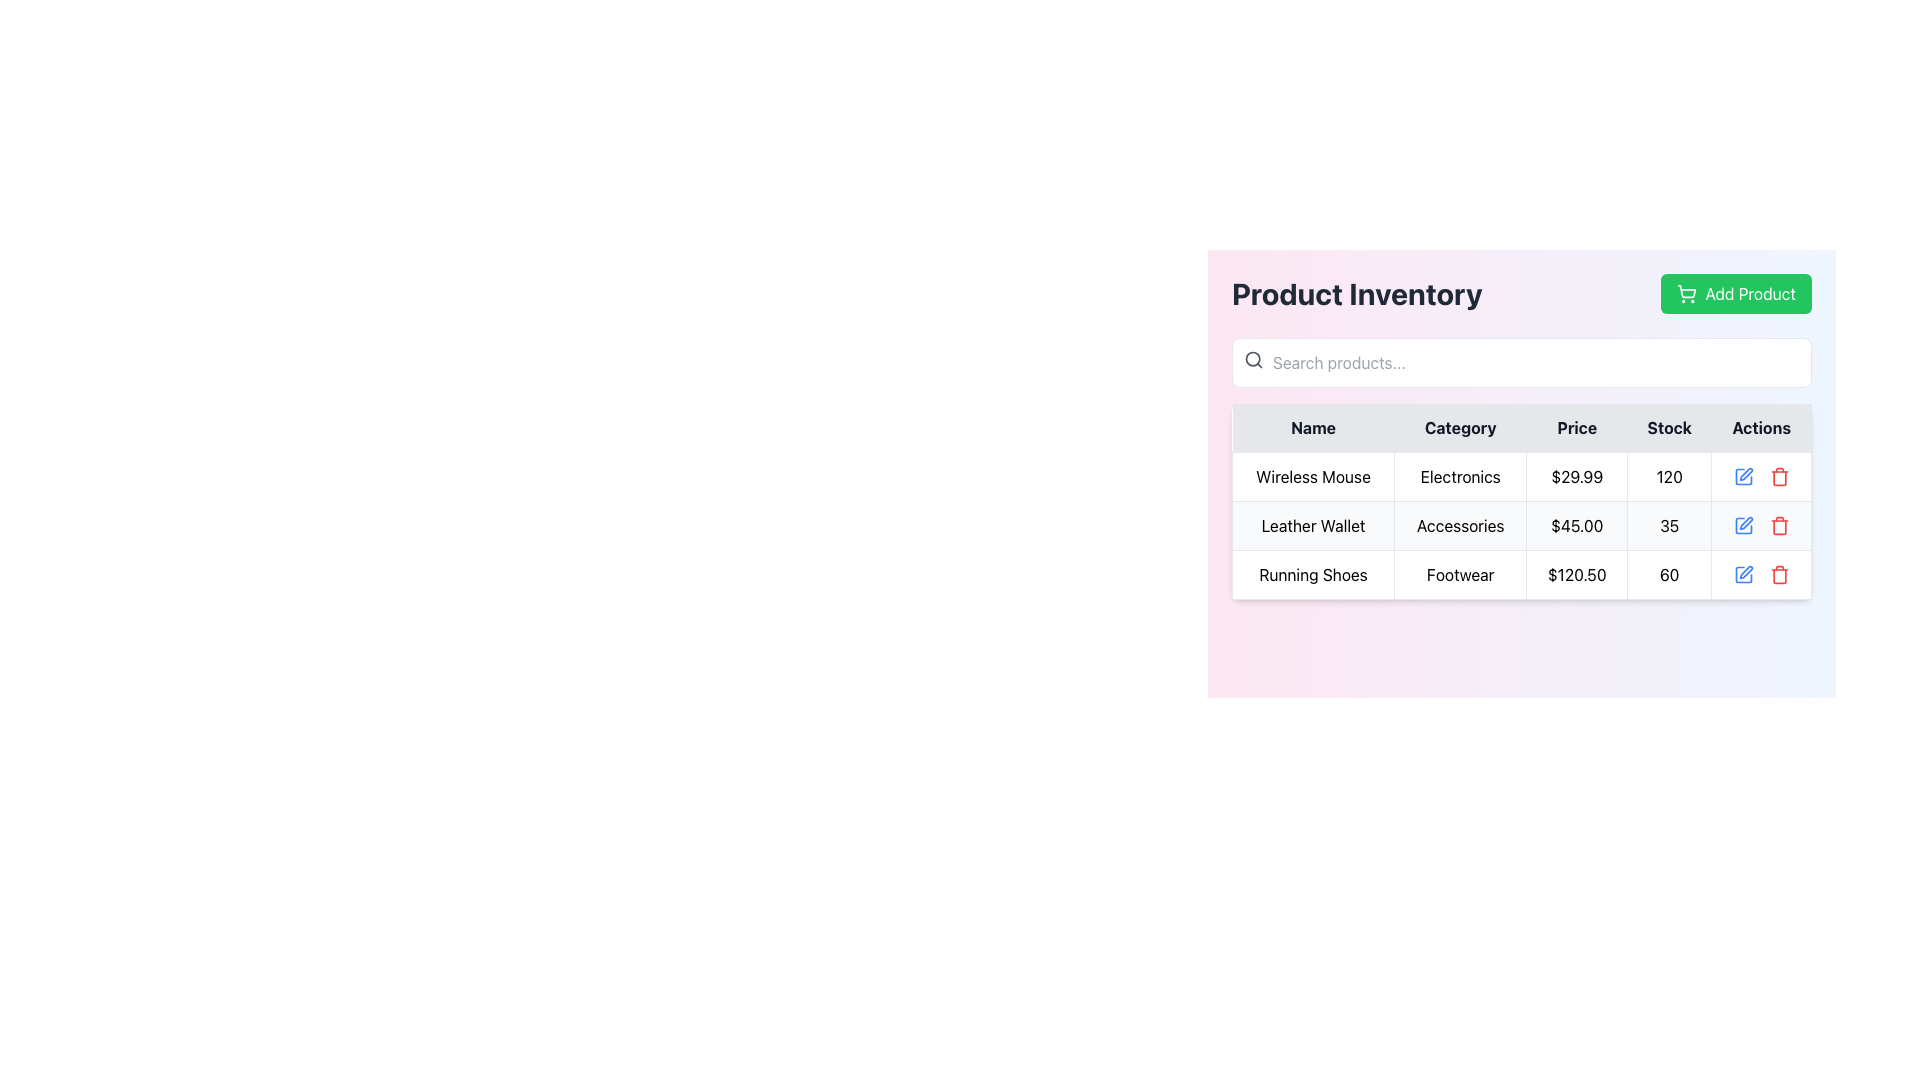  I want to click on the Text Display that shows the text '60', located in the 'Stock' column under the 'Running Shoes' row, which is the fourth column of the third row in the table, so click(1669, 574).